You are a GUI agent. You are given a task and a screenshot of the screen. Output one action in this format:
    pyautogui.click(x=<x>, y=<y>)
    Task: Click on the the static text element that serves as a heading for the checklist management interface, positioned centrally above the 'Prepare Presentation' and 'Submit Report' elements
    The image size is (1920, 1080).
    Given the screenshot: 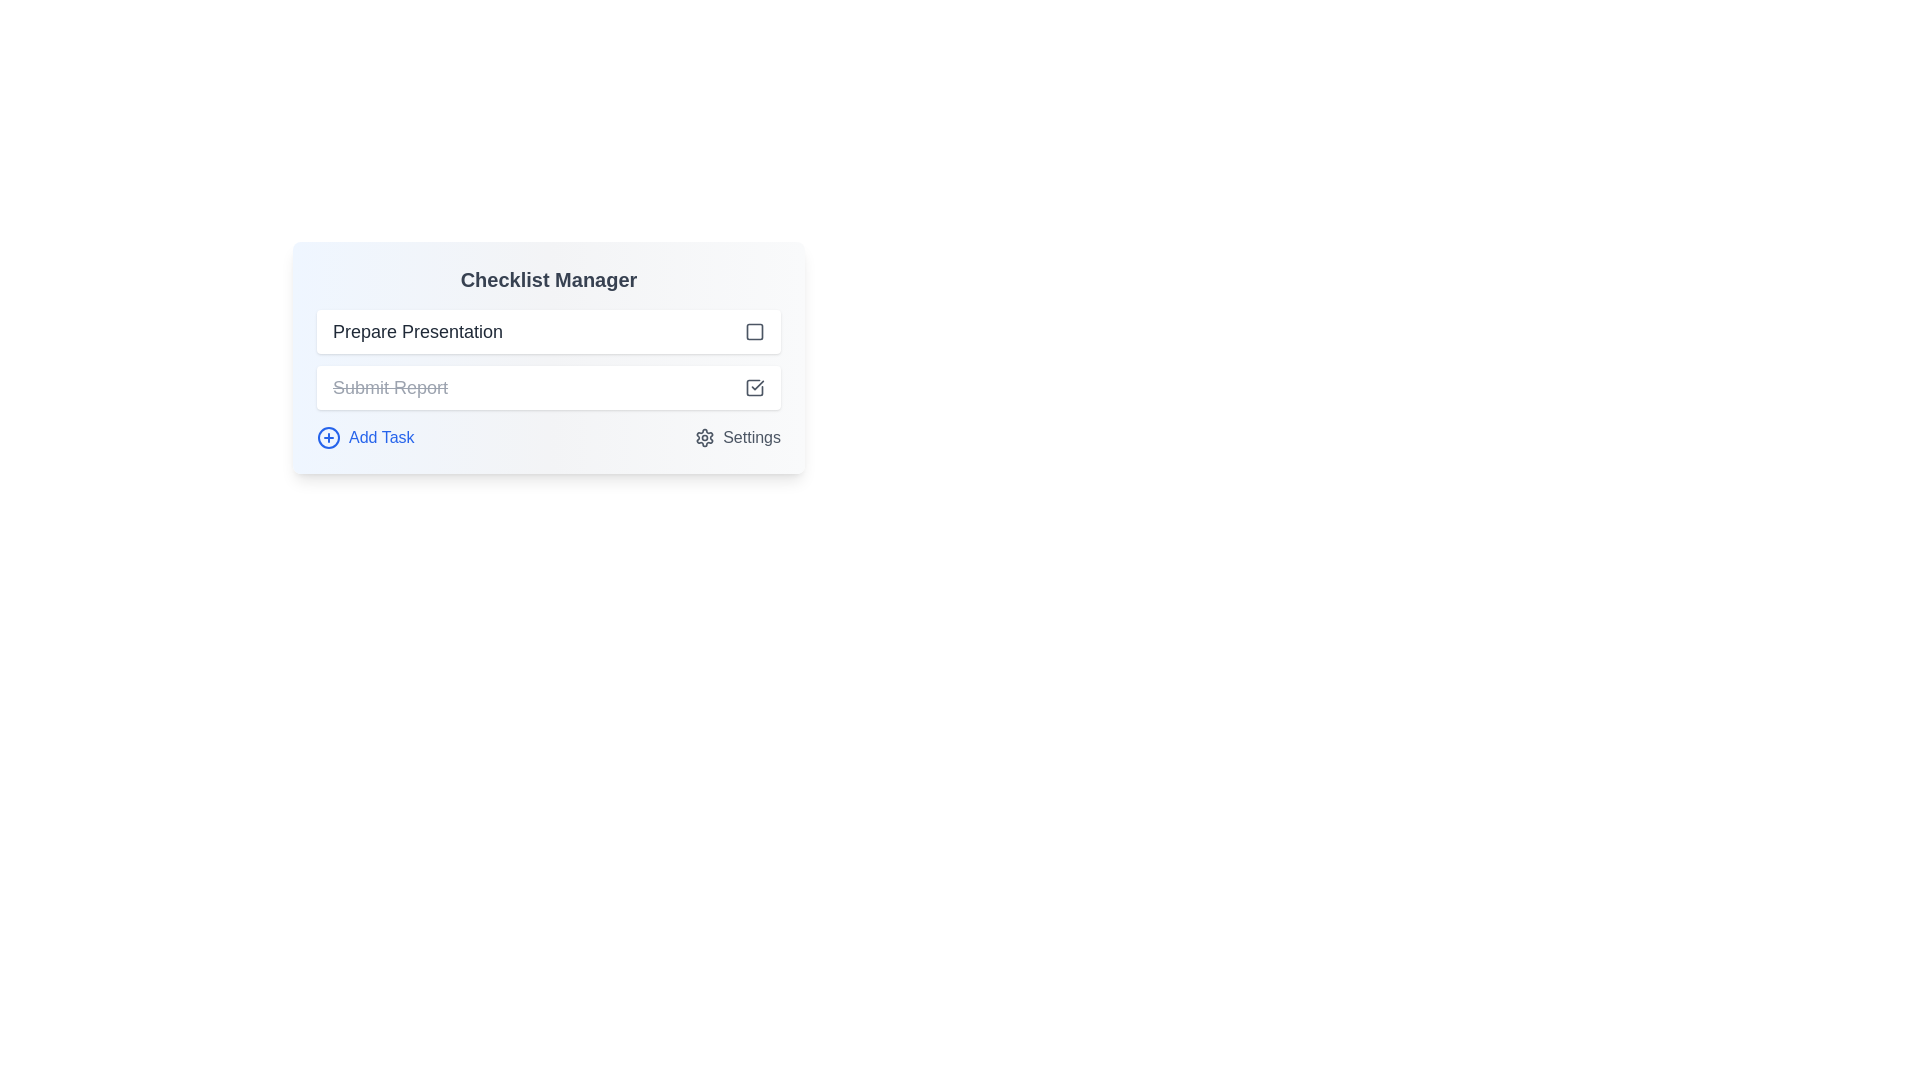 What is the action you would take?
    pyautogui.click(x=548, y=280)
    